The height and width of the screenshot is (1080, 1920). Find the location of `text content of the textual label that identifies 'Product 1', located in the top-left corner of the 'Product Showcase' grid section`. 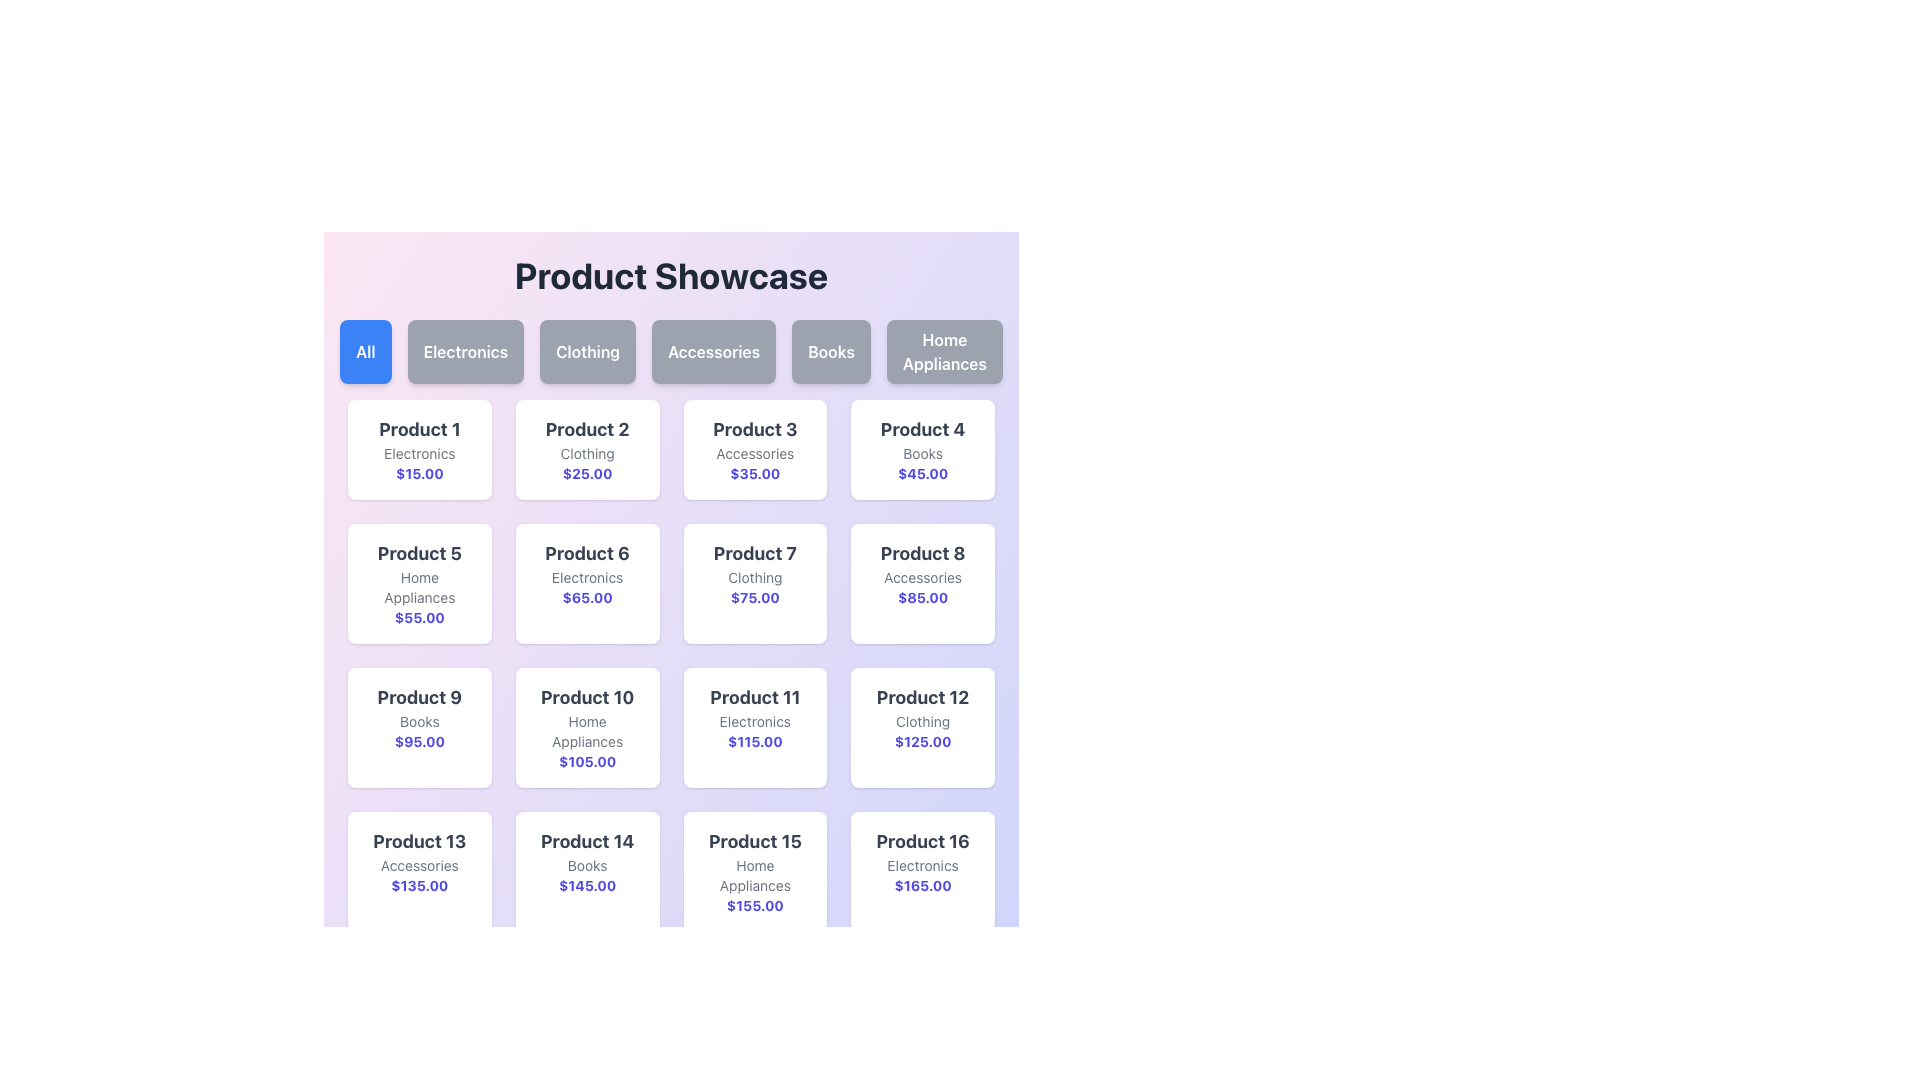

text content of the textual label that identifies 'Product 1', located in the top-left corner of the 'Product Showcase' grid section is located at coordinates (418, 428).